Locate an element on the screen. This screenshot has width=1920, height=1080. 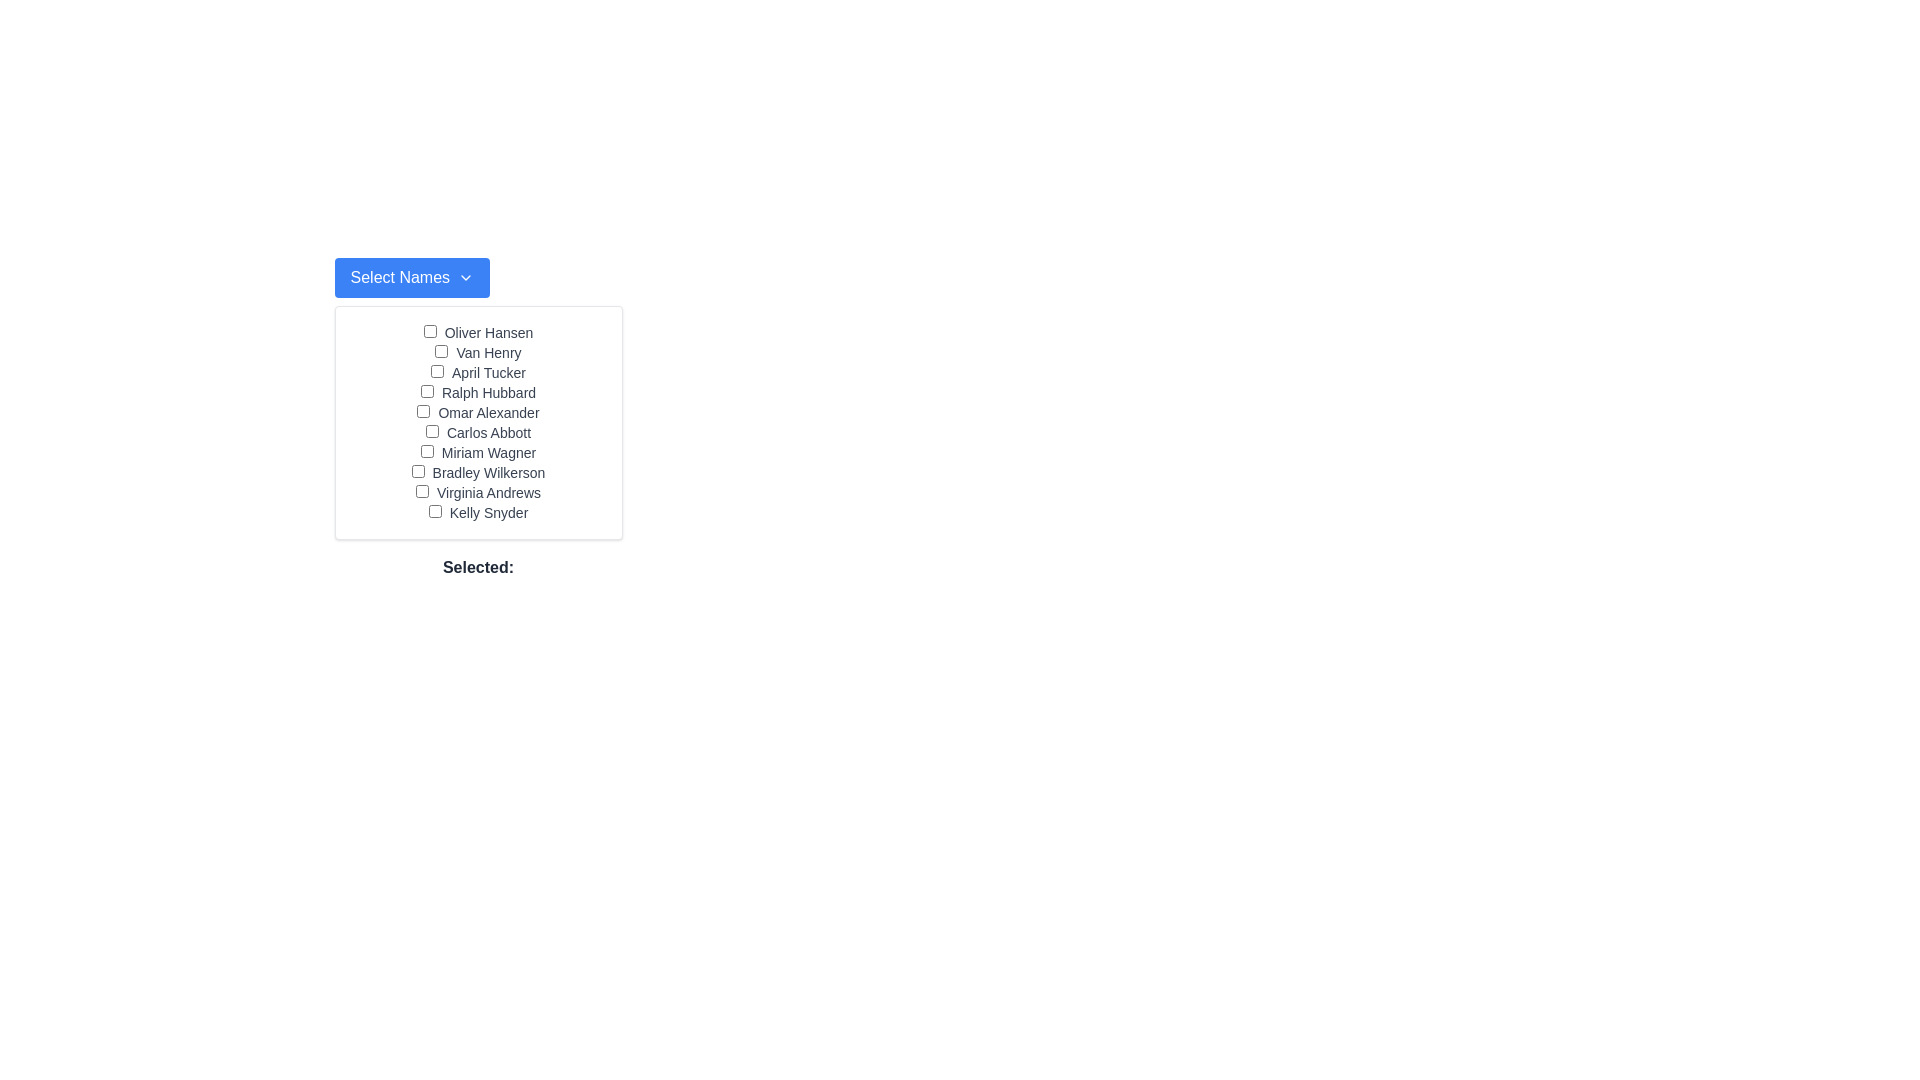
the dropdown trigger button located at the top-left corner of its containing panel is located at coordinates (411, 277).